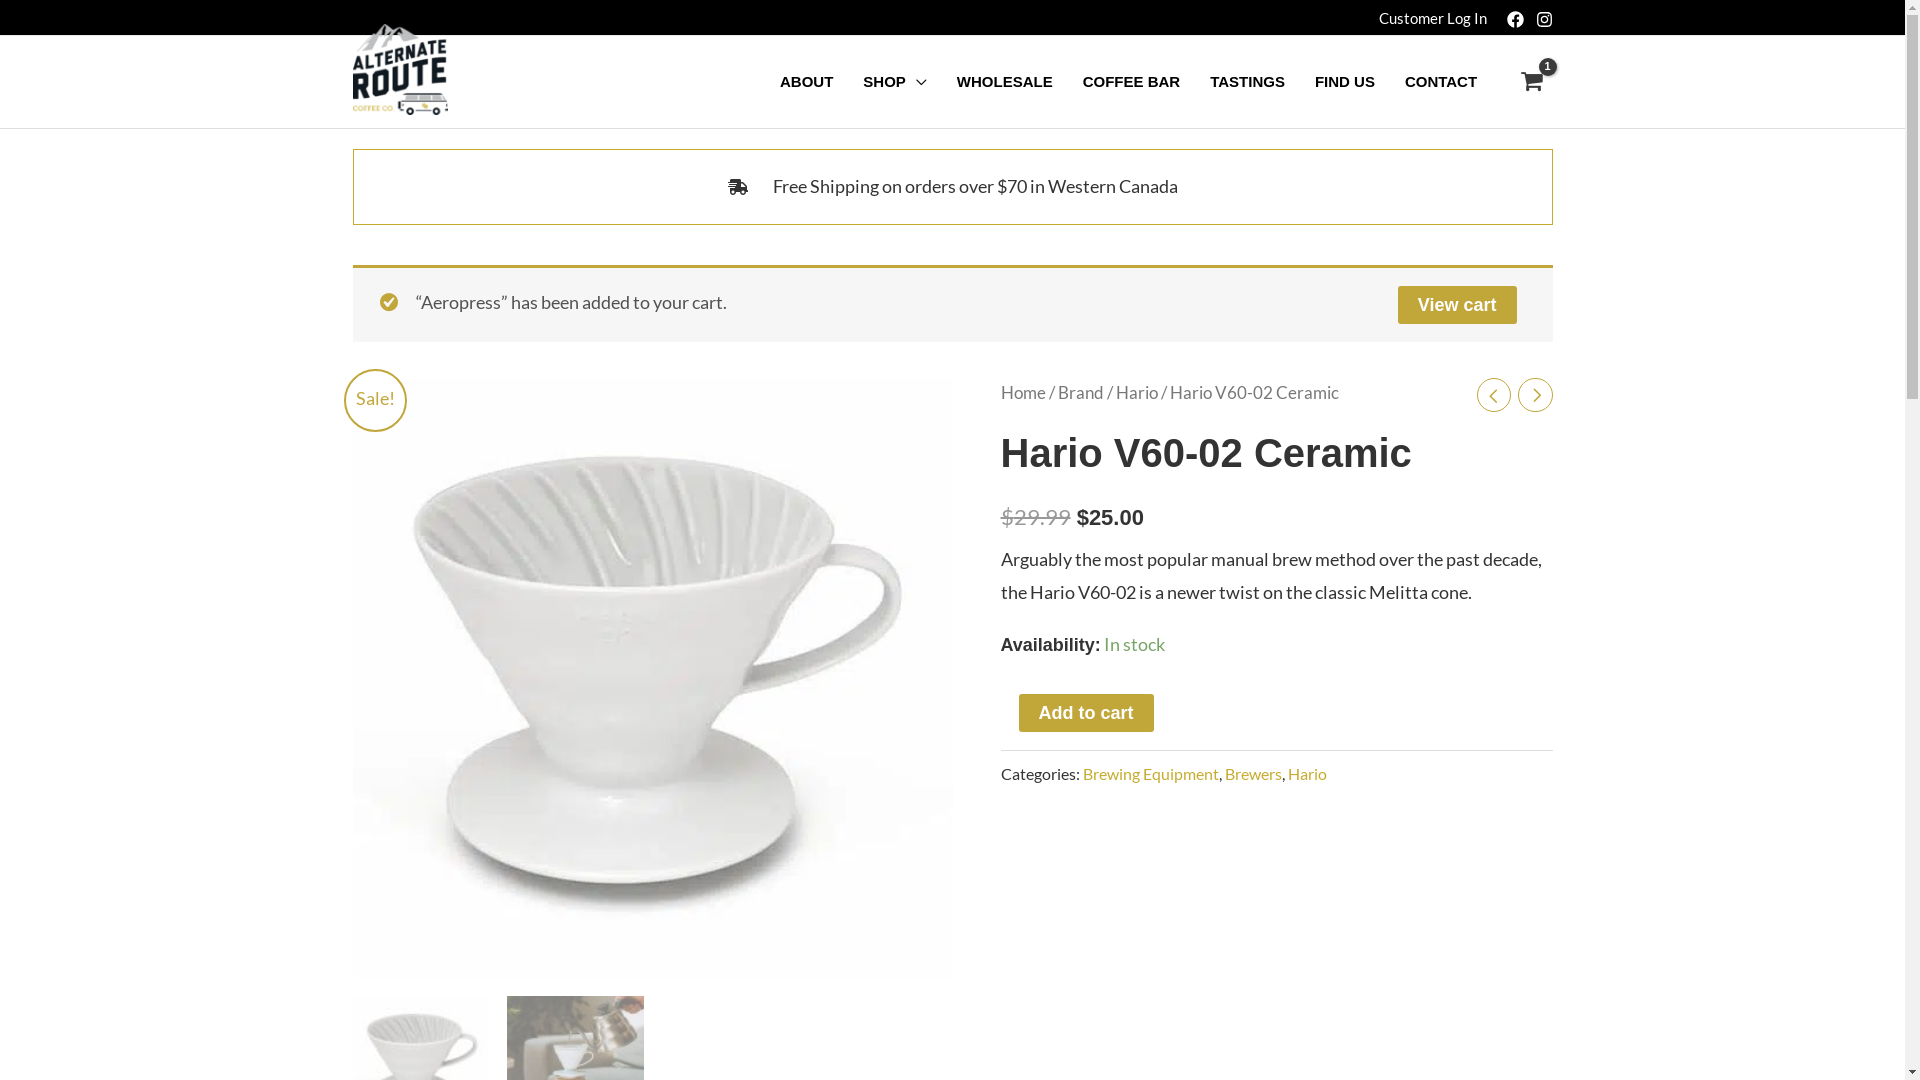  What do you see at coordinates (940, 80) in the screenshot?
I see `'WHOLESALE'` at bounding box center [940, 80].